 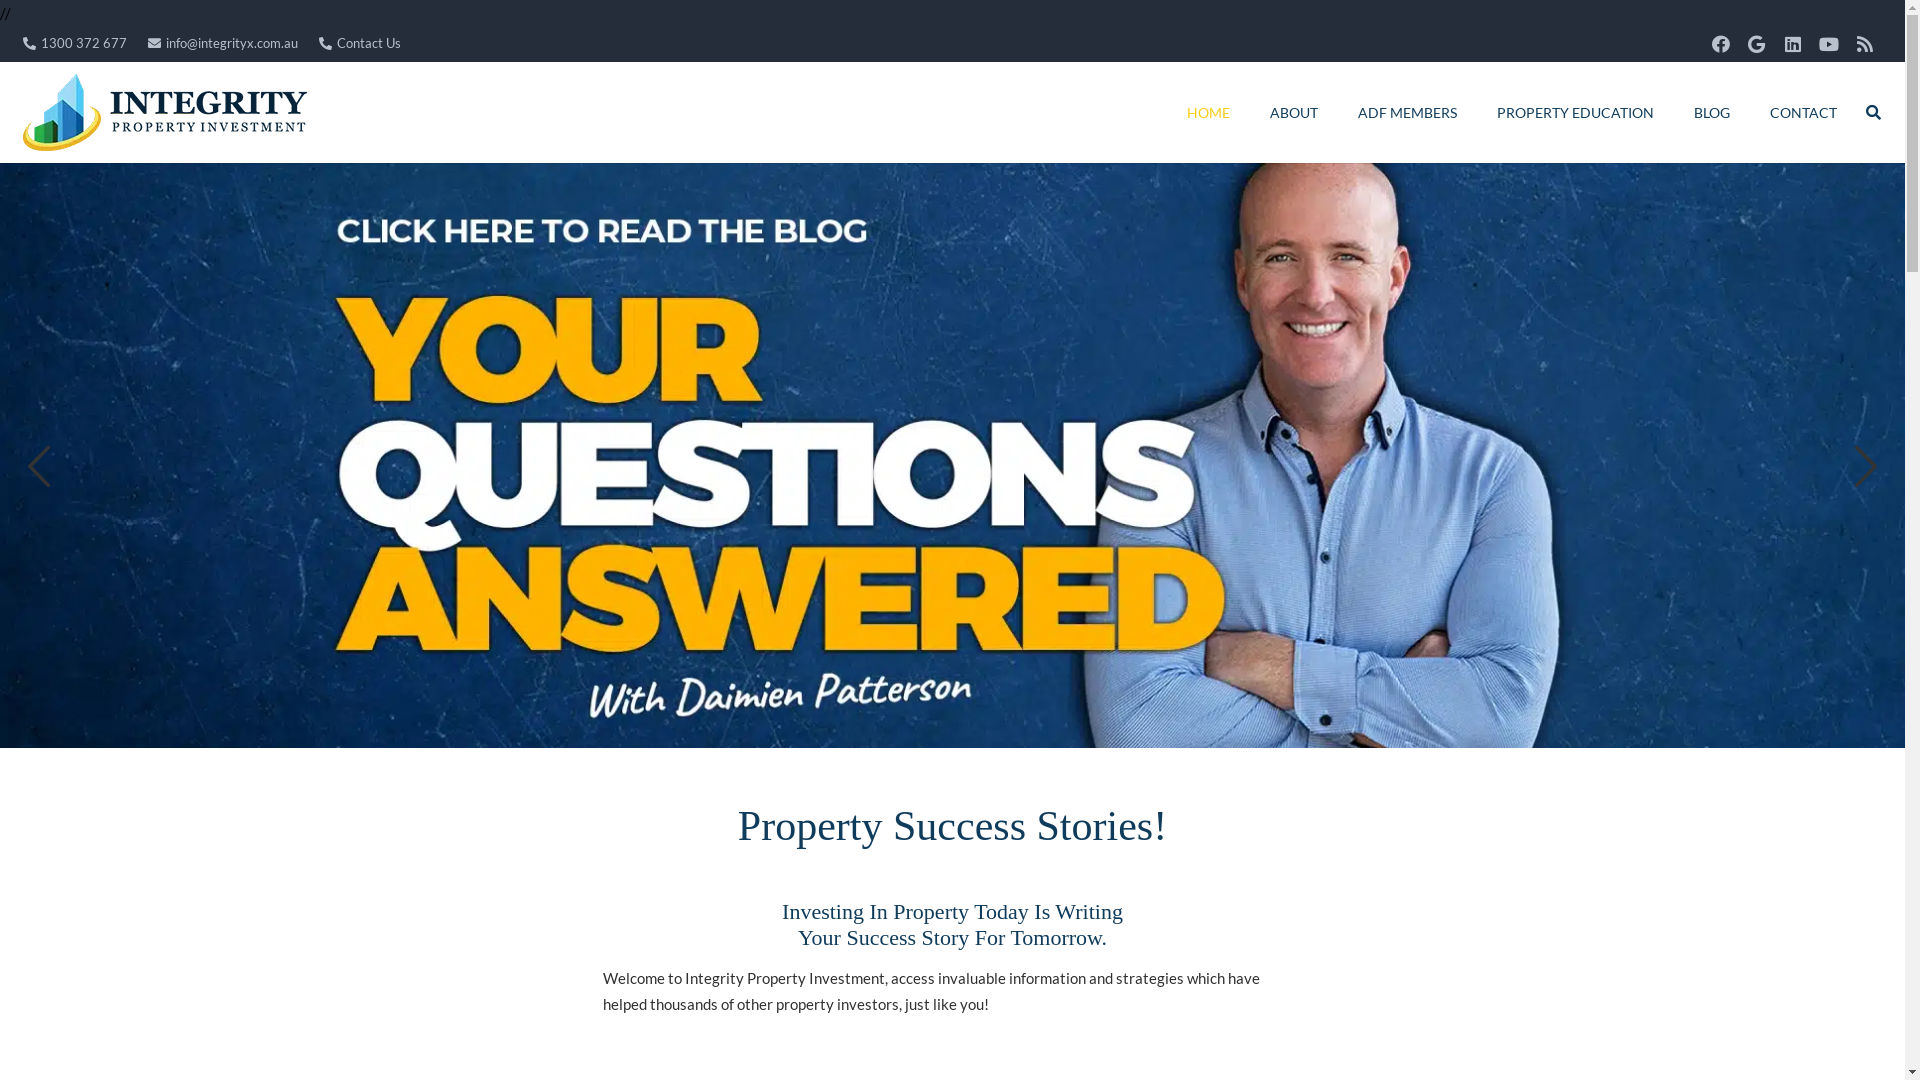 I want to click on 'ADF MEMBERS', so click(x=1406, y=112).